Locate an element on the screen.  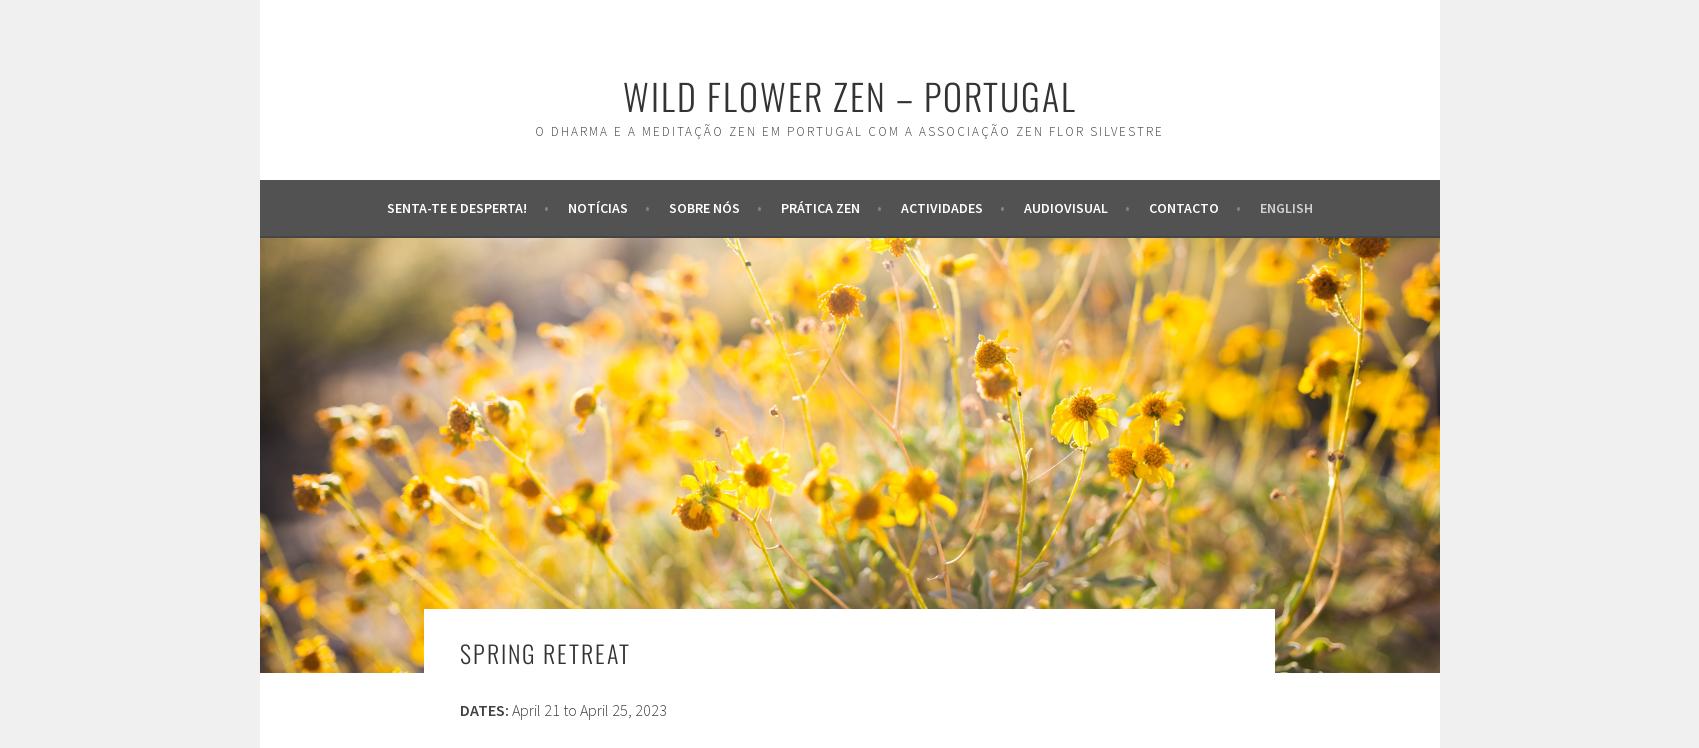
'wild flower zen – portugal' is located at coordinates (848, 95).